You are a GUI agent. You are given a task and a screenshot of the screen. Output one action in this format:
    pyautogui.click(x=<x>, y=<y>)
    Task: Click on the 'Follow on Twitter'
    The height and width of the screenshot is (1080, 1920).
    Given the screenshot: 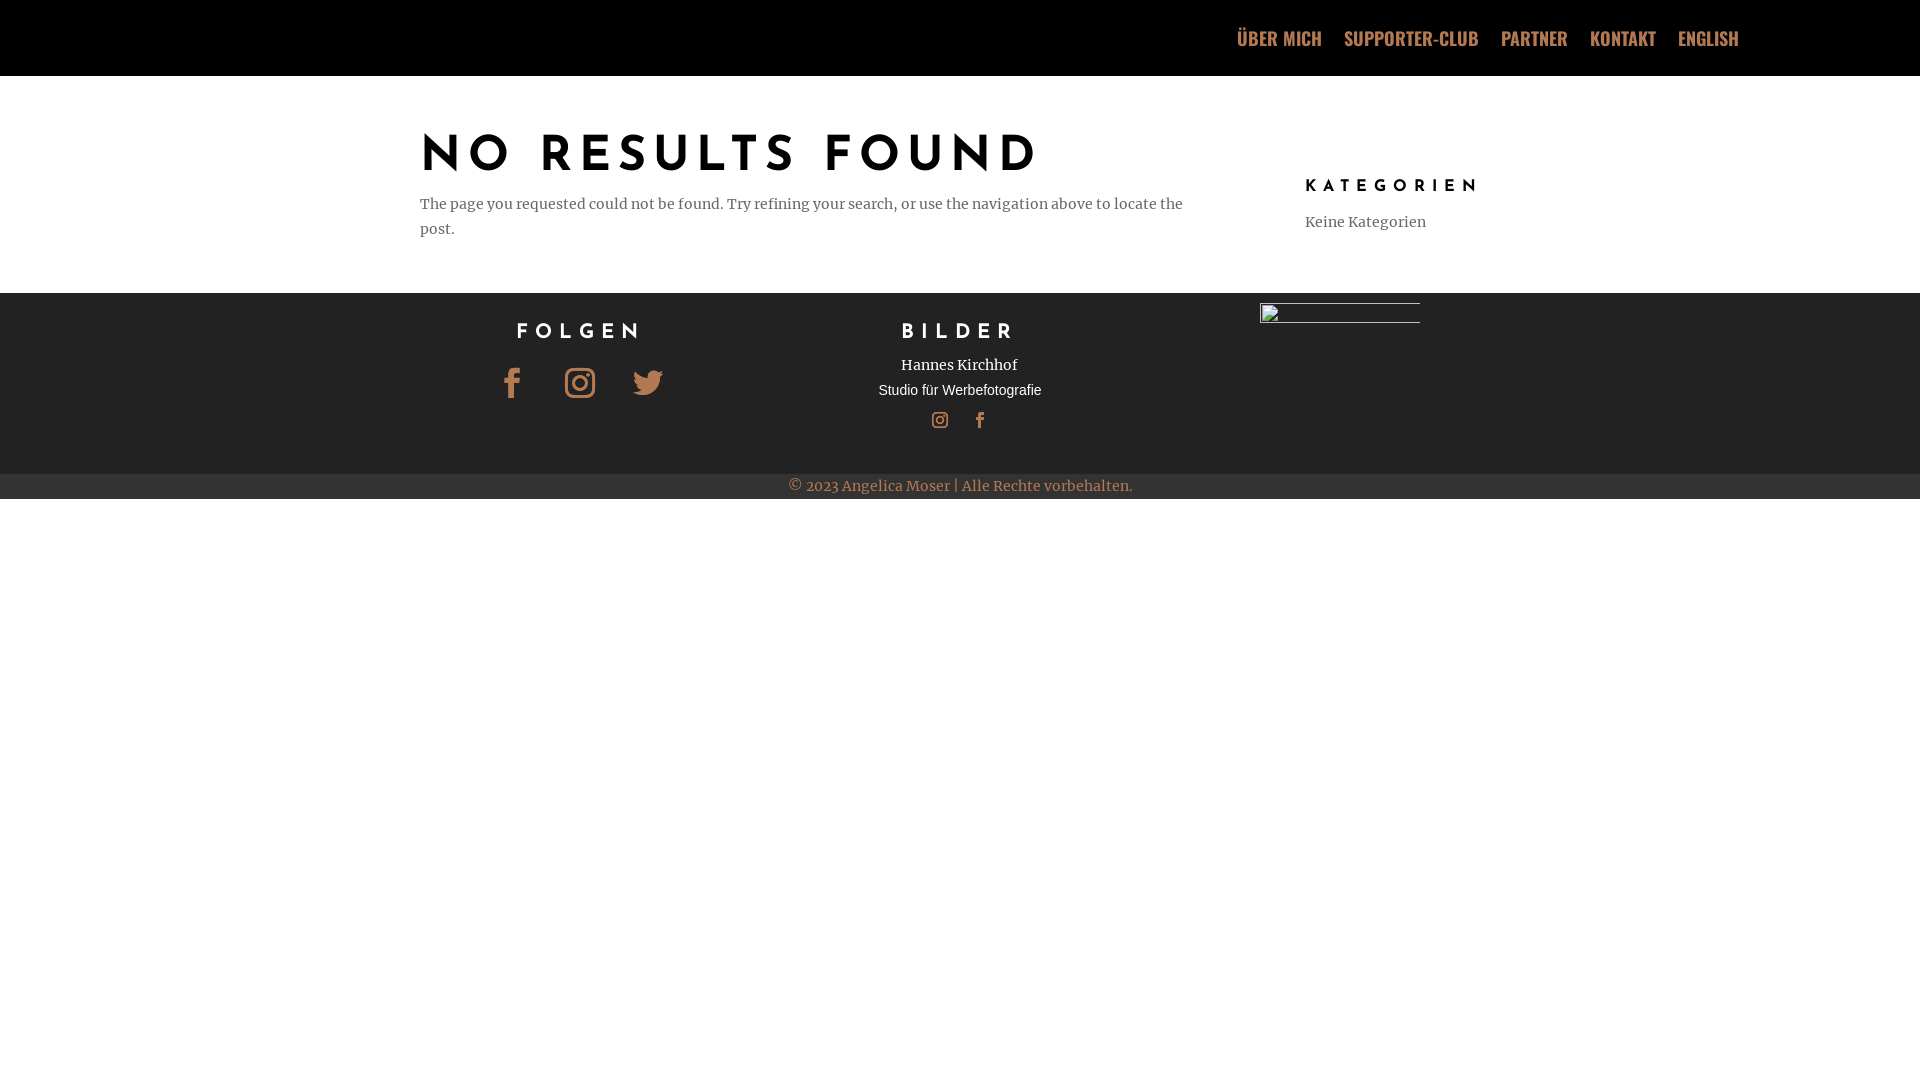 What is the action you would take?
    pyautogui.click(x=648, y=382)
    